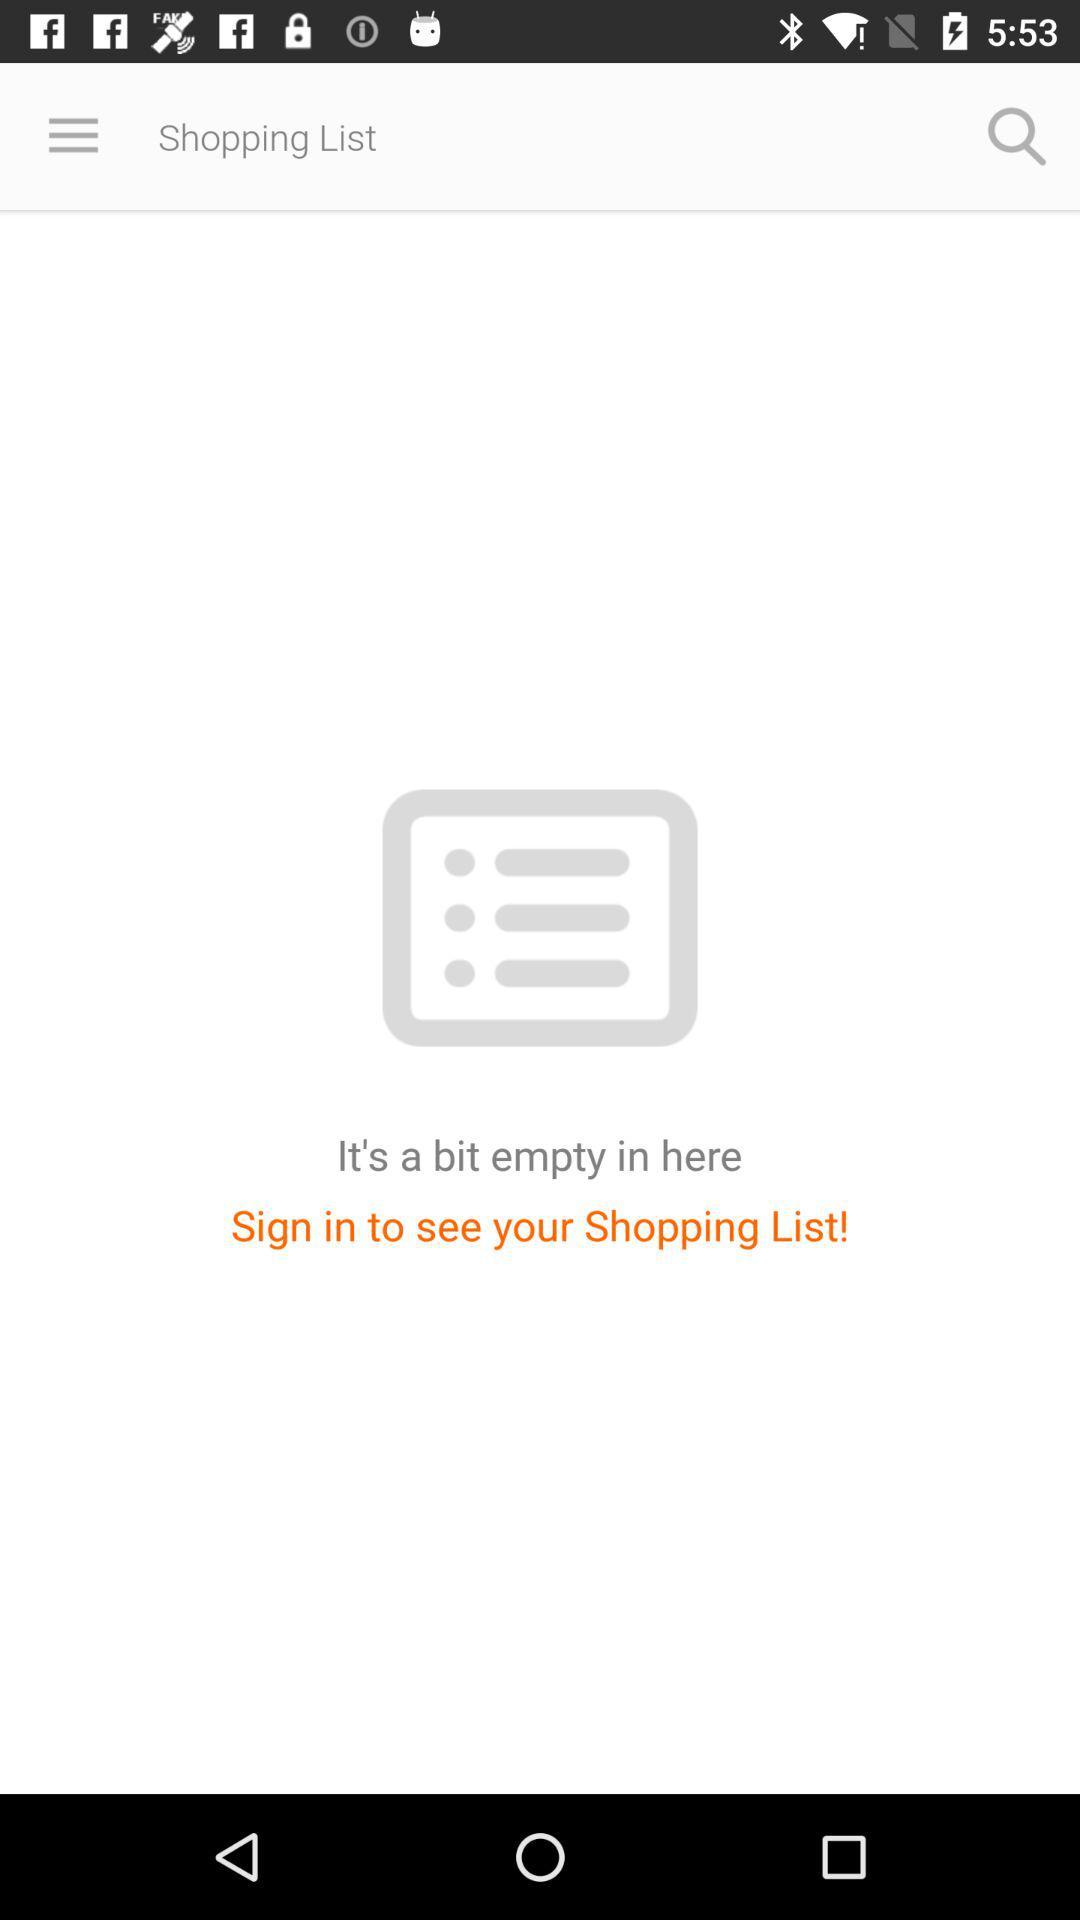 Image resolution: width=1080 pixels, height=1920 pixels. Describe the element at coordinates (1017, 135) in the screenshot. I see `icon at the top right corner` at that location.